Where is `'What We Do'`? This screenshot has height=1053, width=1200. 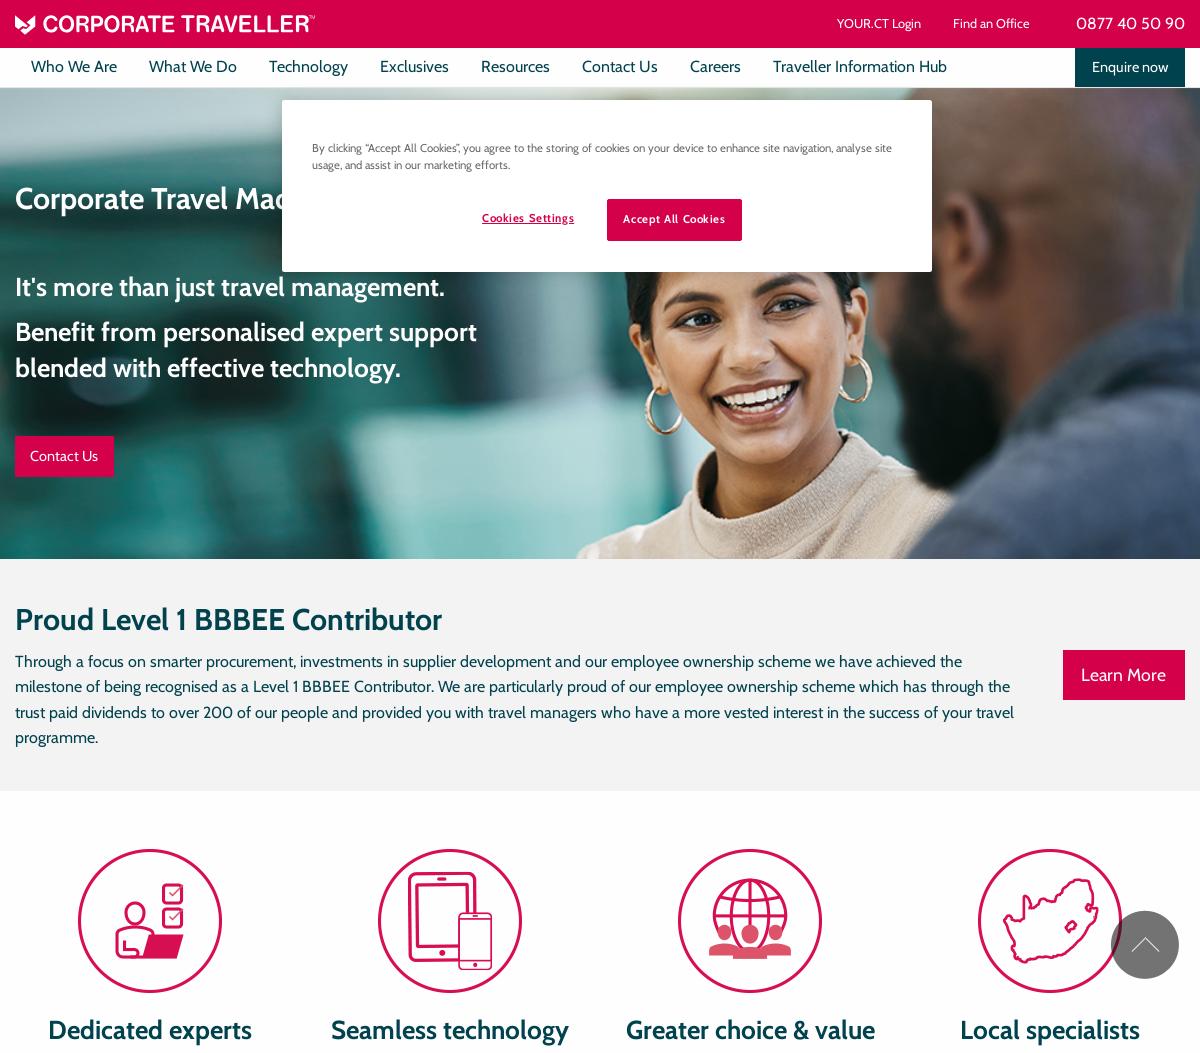
'What We Do' is located at coordinates (149, 65).